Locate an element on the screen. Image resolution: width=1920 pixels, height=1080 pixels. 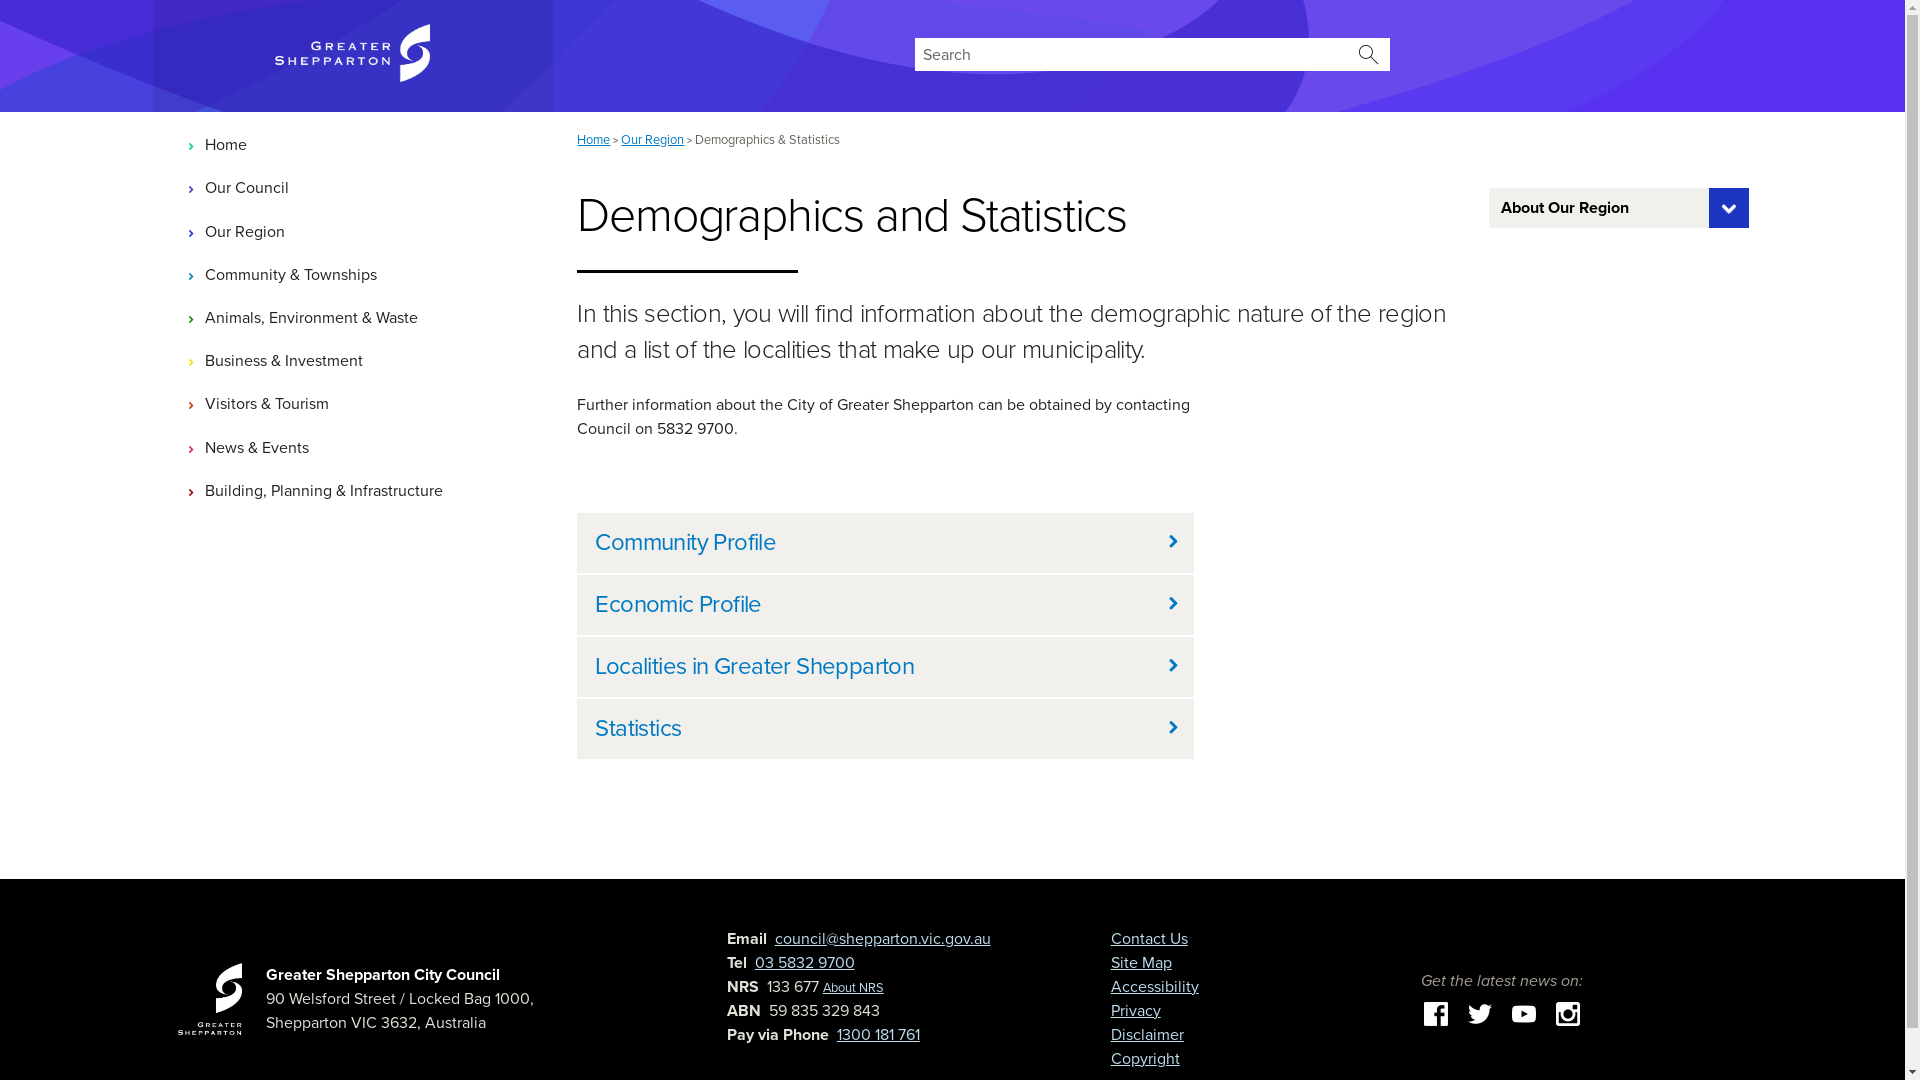
'Copyright' is located at coordinates (1145, 1058).